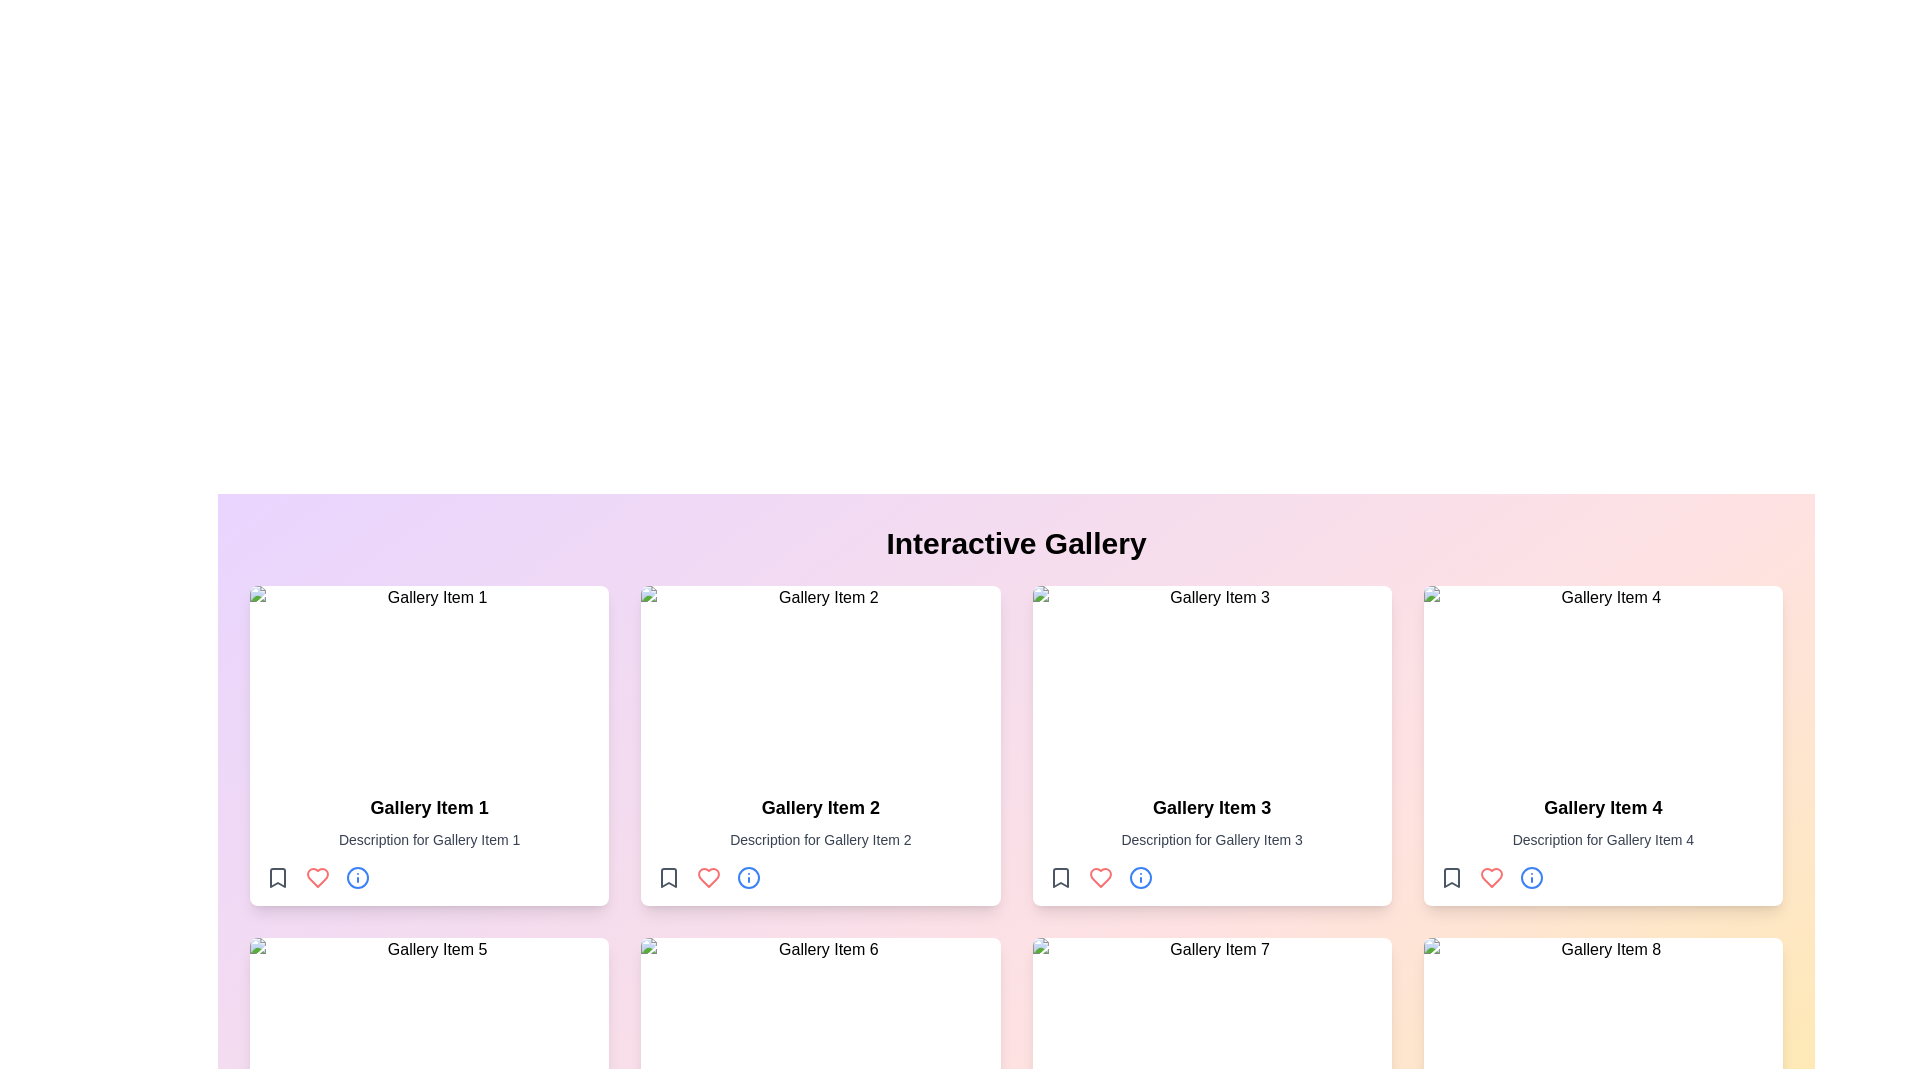 This screenshot has width=1920, height=1080. Describe the element at coordinates (316, 877) in the screenshot. I see `the heart icon button that represents the action to 'like' or mark the corresponding gallery item as a favorite, located in the first gallery card at the bottom, between the bookmark icon on the left and the info icon on the right` at that location.